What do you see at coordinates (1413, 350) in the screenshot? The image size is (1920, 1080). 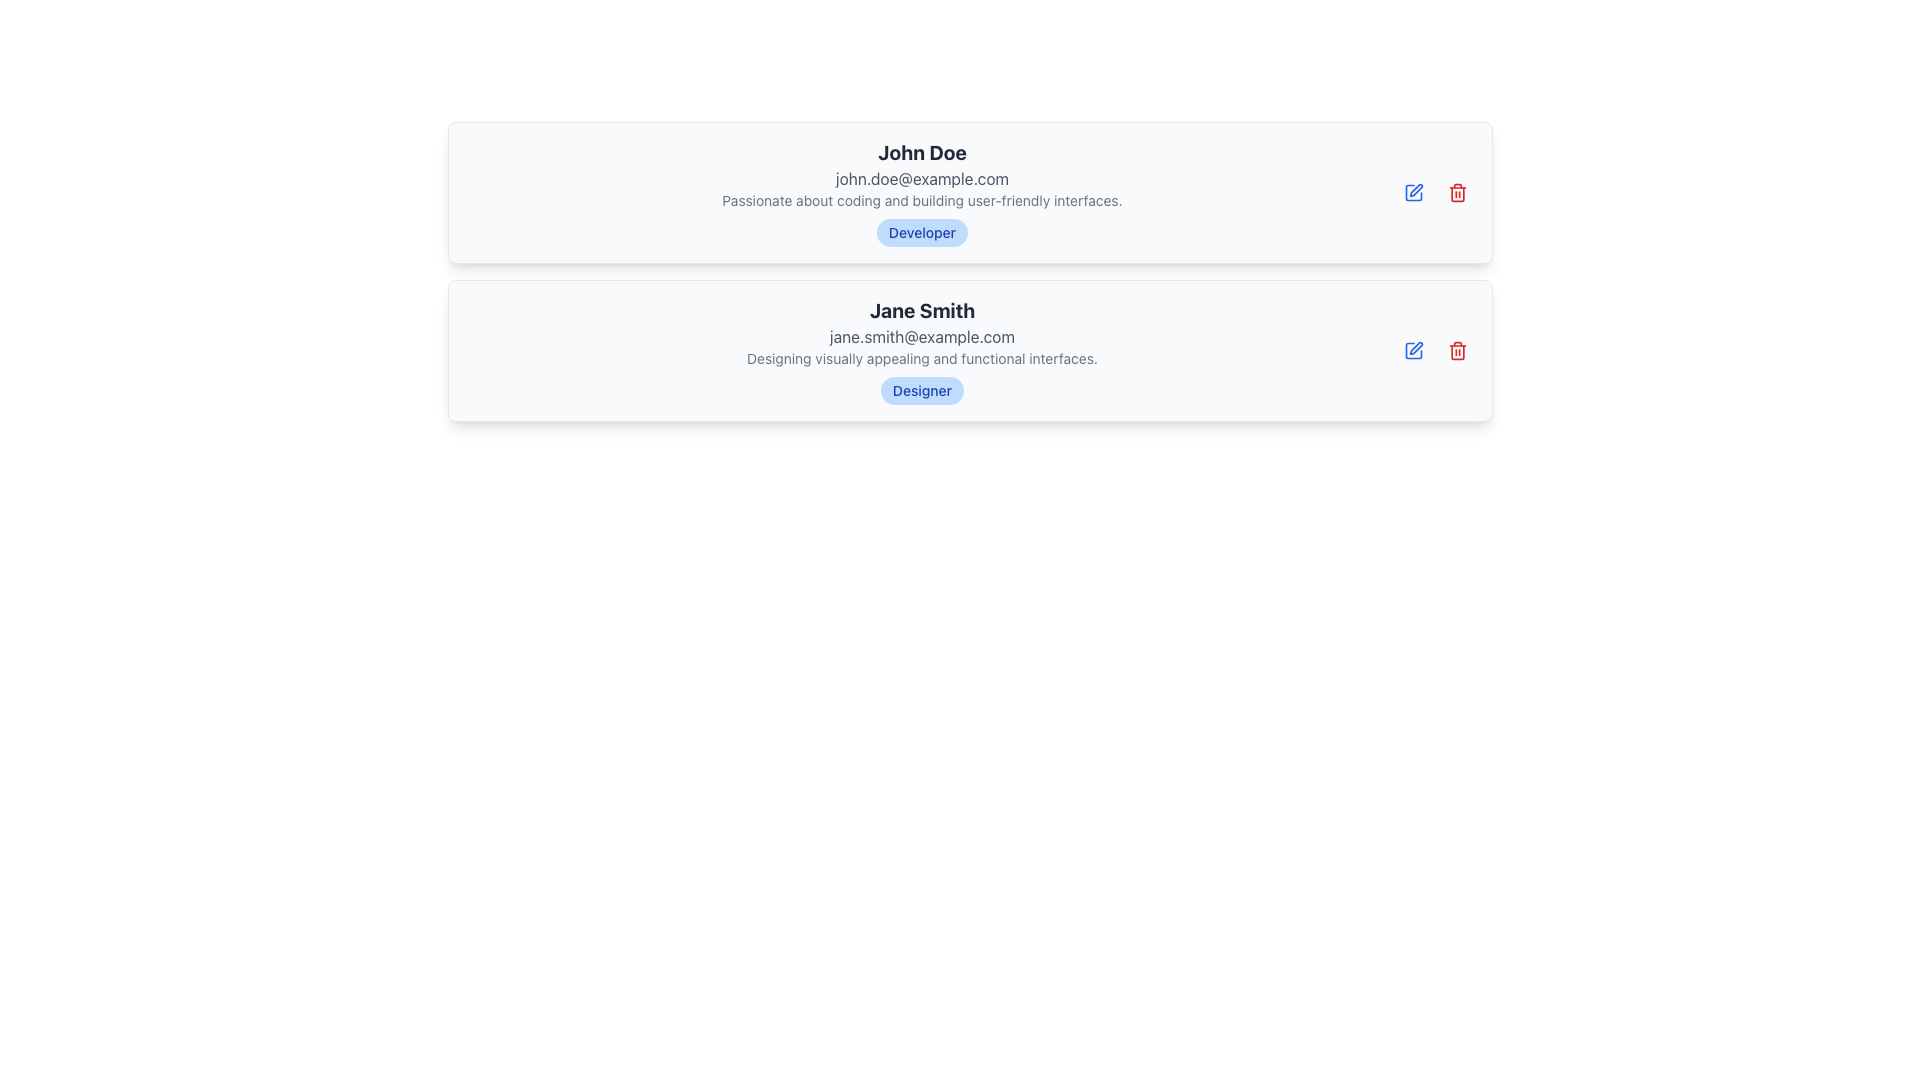 I see `the blue pen icon button at the end of Jane Smith's profile card` at bounding box center [1413, 350].